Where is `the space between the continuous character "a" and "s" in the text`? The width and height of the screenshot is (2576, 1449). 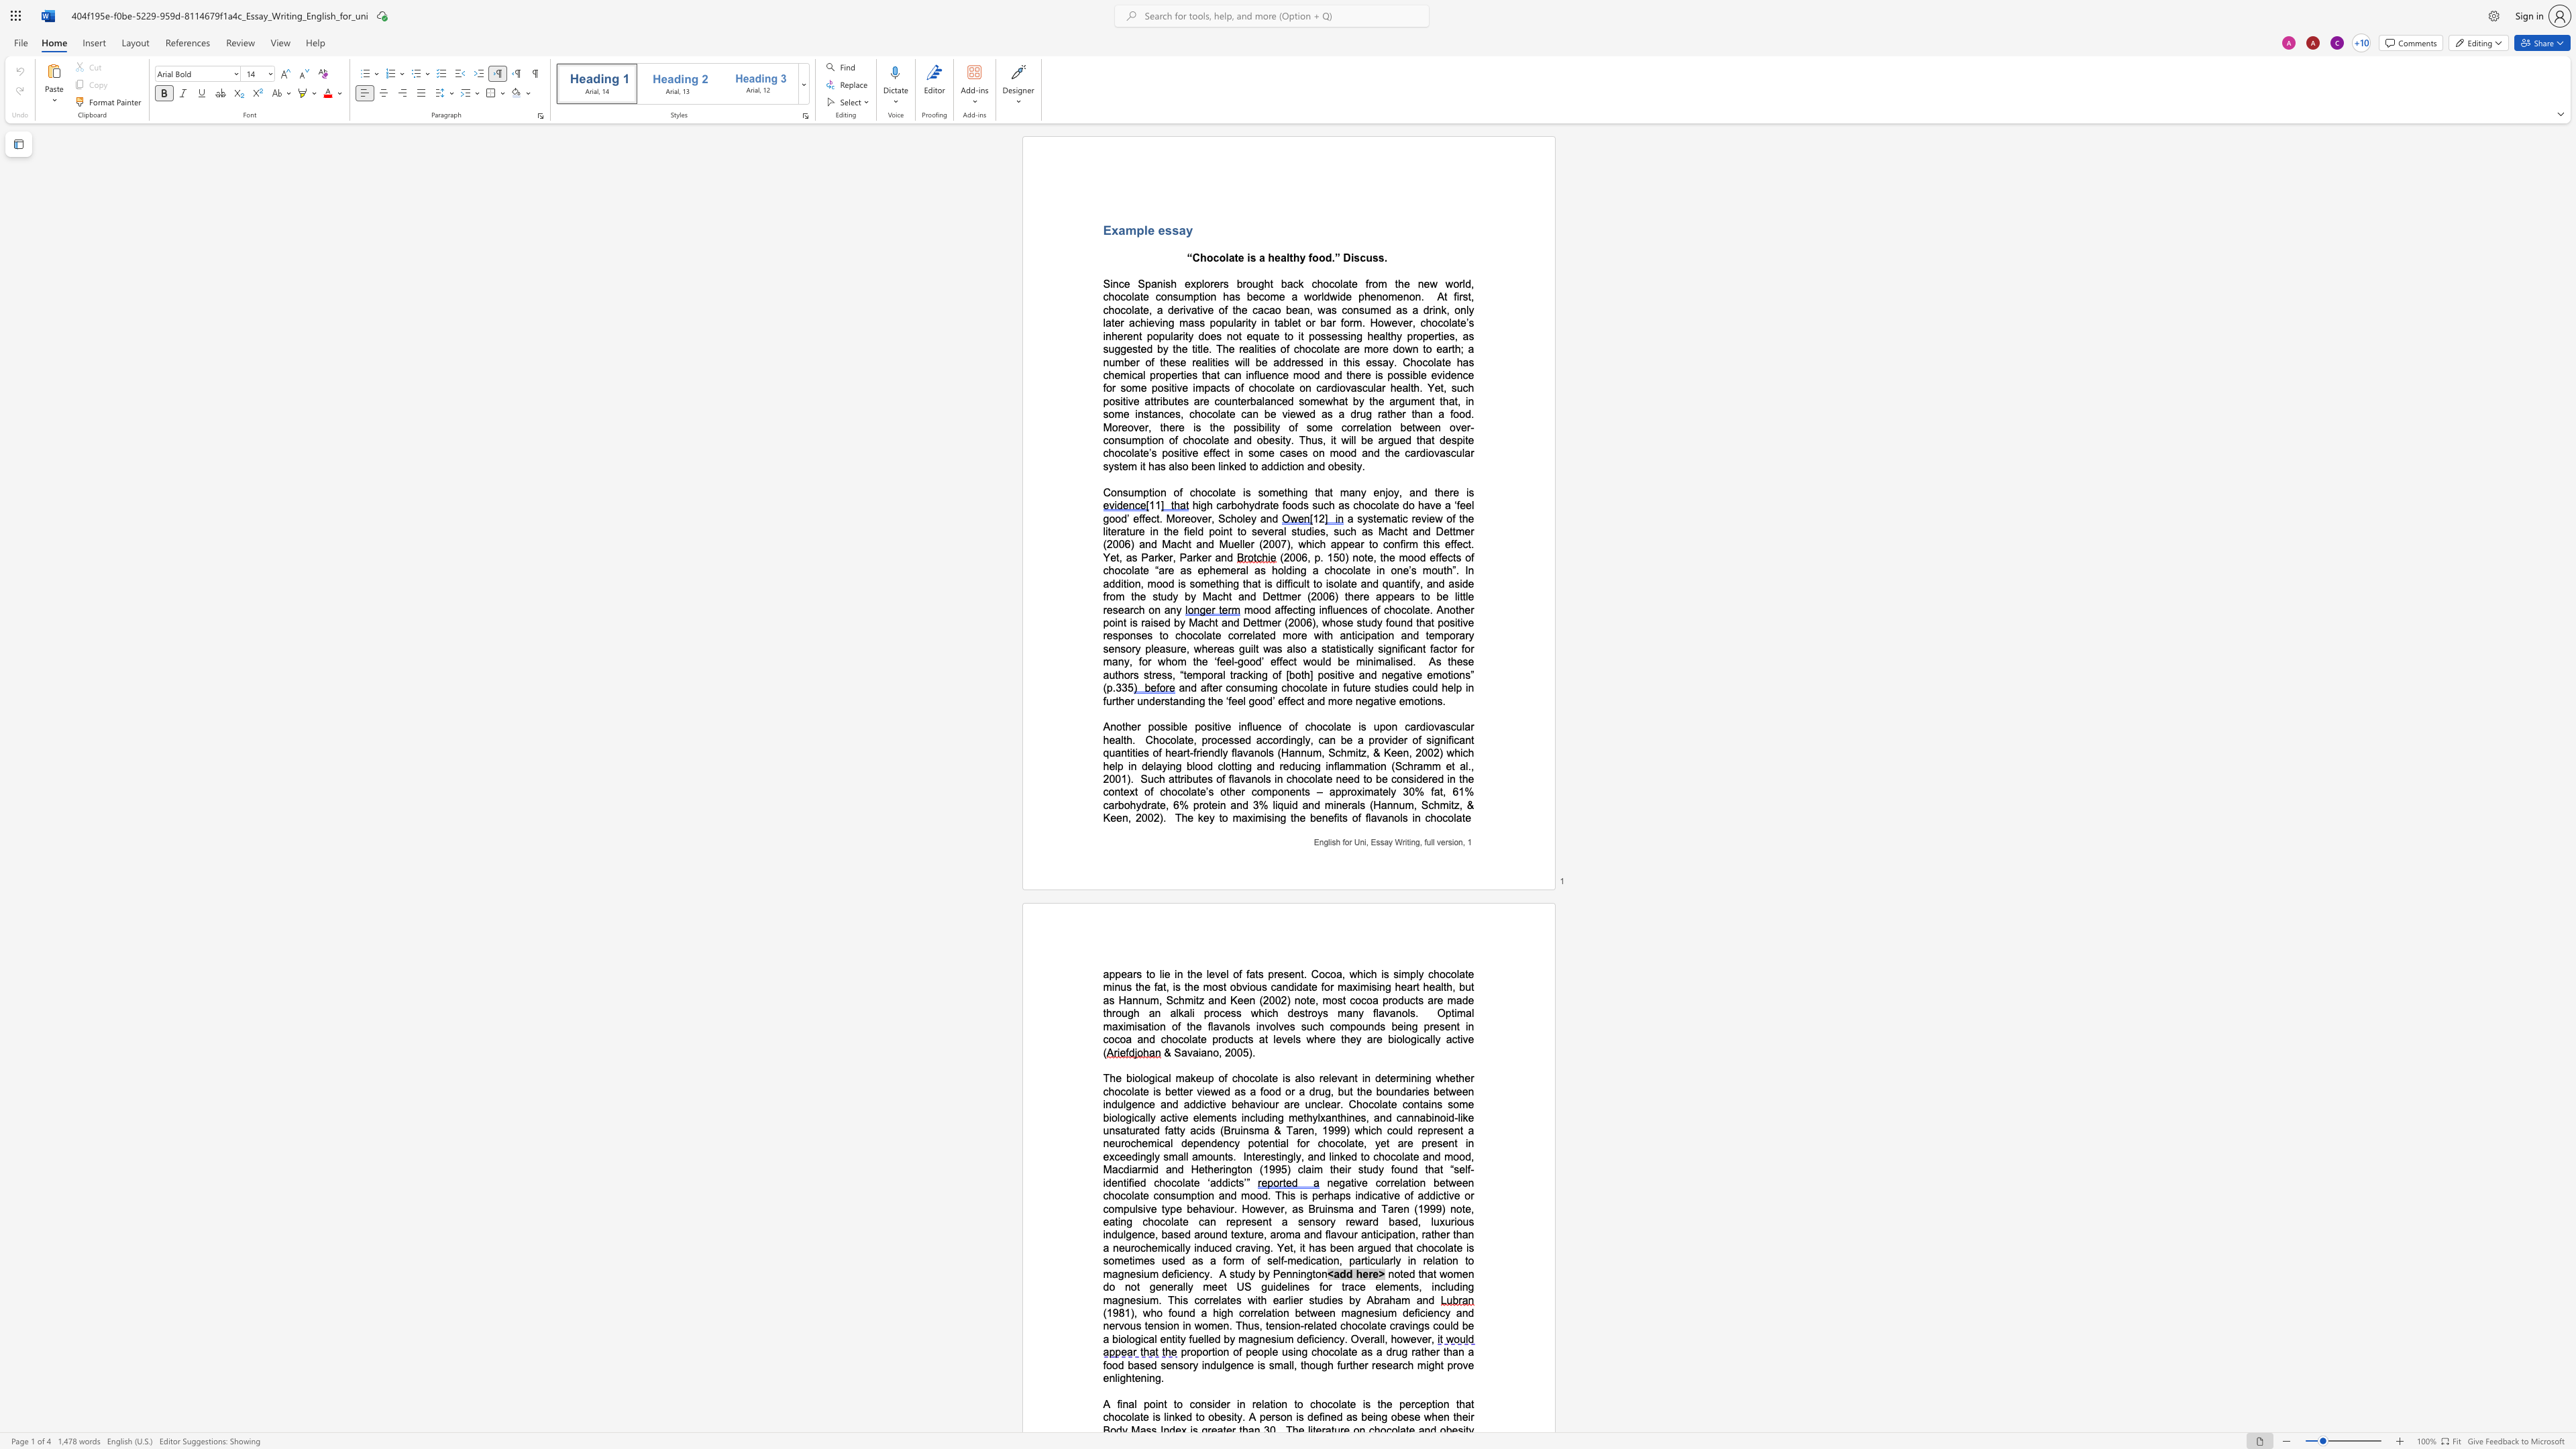 the space between the continuous character "a" and "s" in the text is located at coordinates (1356, 387).